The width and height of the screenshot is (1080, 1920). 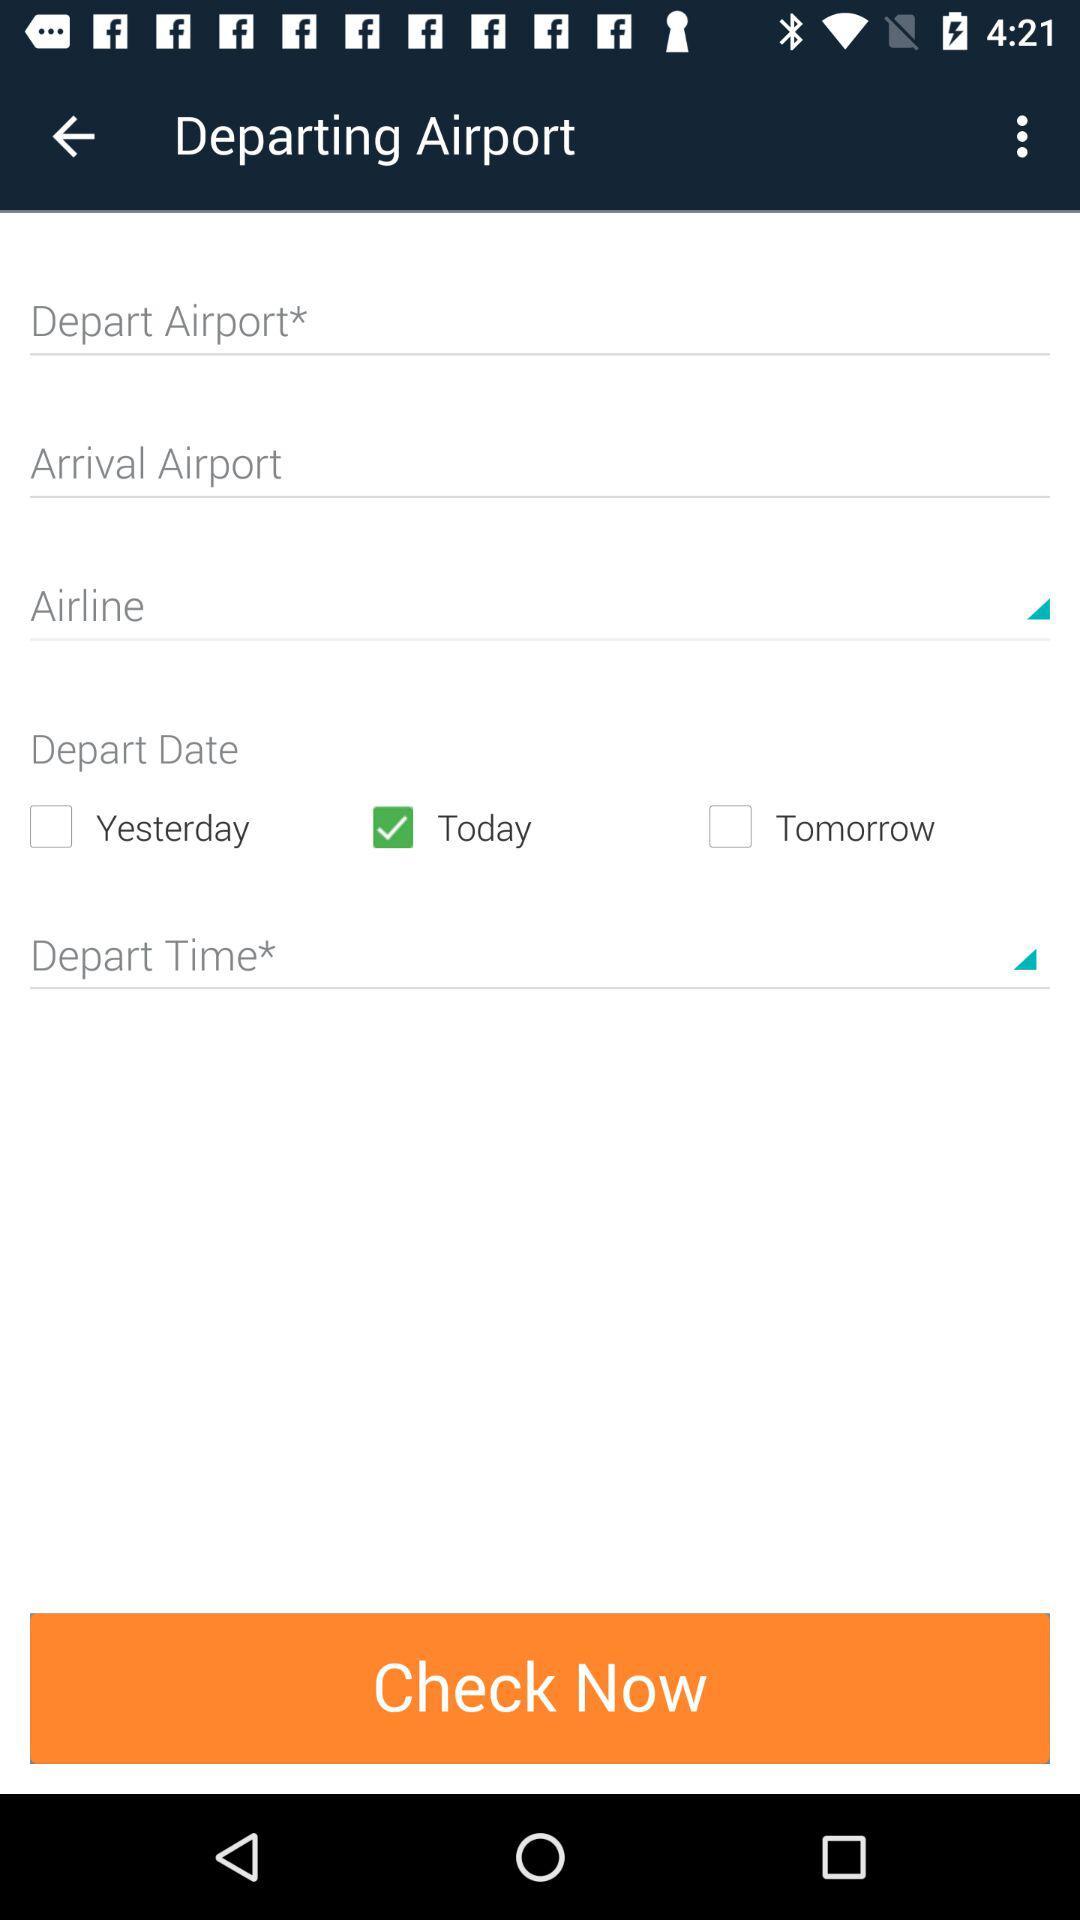 What do you see at coordinates (540, 329) in the screenshot?
I see `allows you to enter airport selection` at bounding box center [540, 329].